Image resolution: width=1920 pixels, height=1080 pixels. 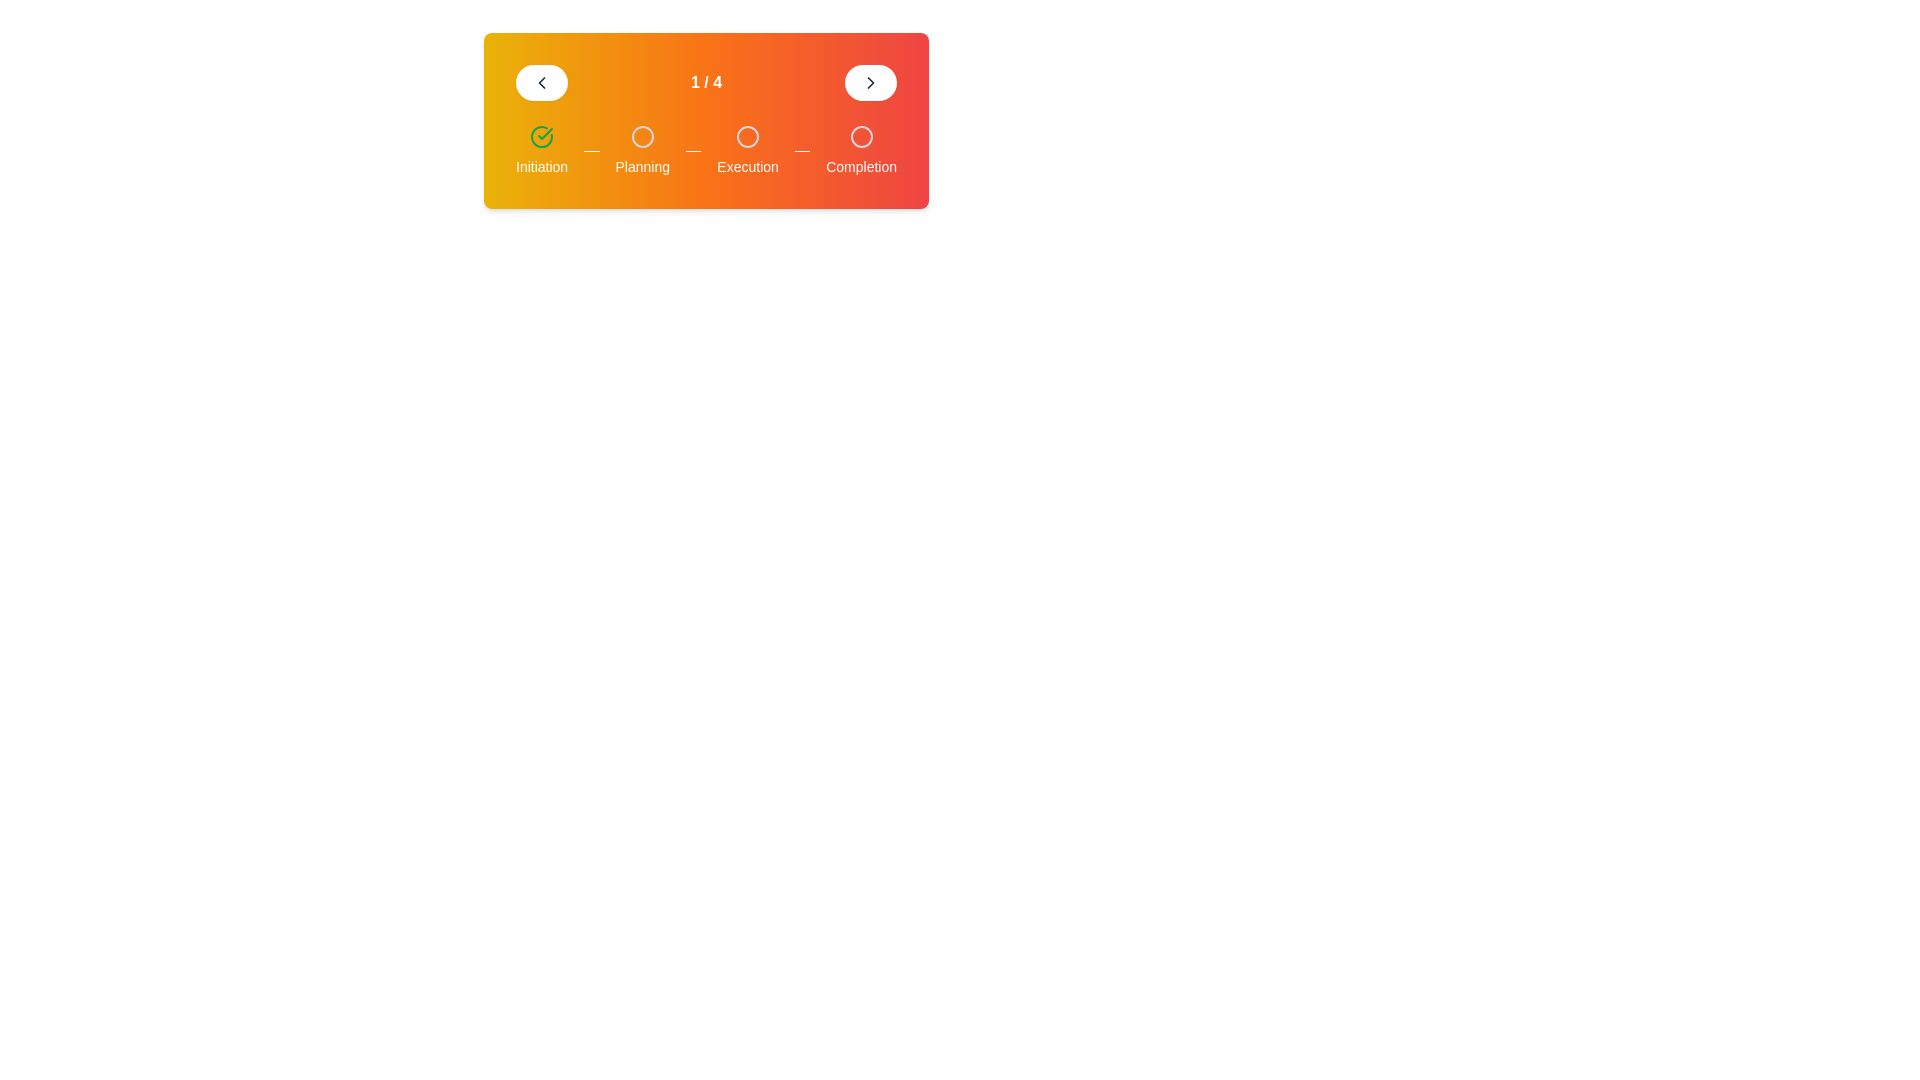 I want to click on the SVG circle element representing the 'Completion' progress step in the bottom-right of the progress step UI component, so click(x=861, y=136).